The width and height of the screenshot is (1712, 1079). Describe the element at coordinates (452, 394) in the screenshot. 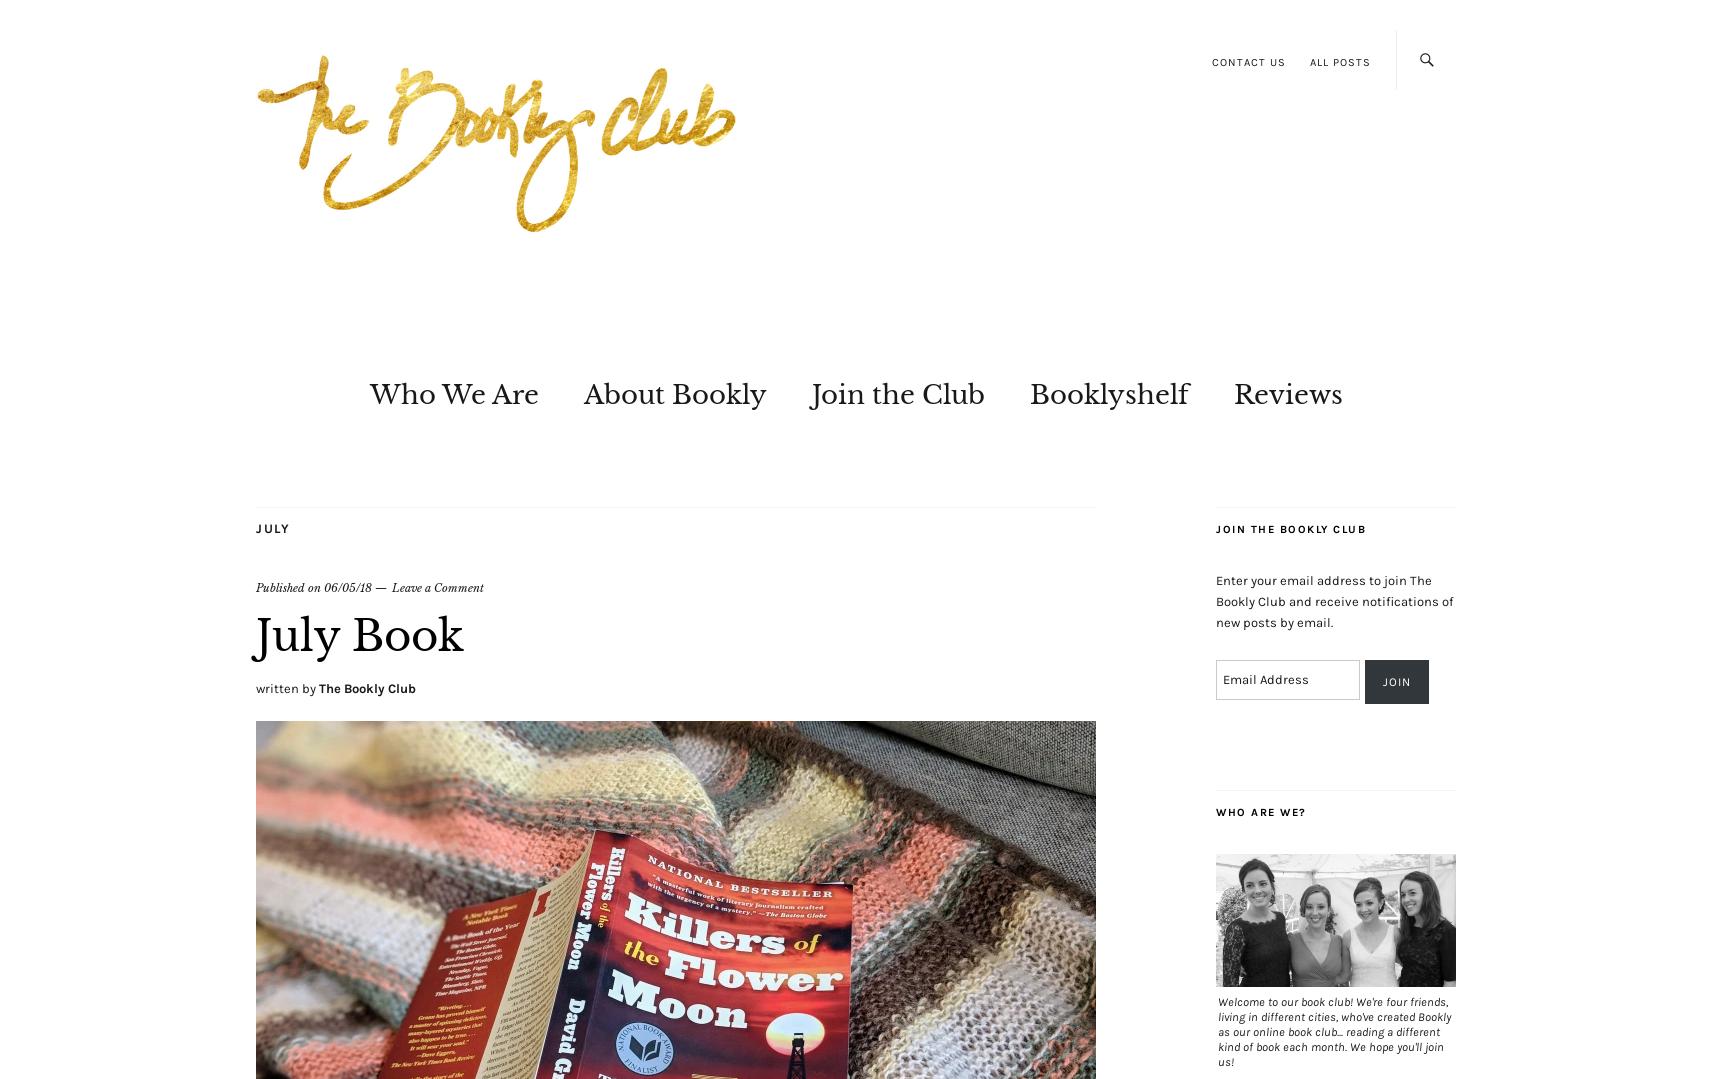

I see `'Who We Are'` at that location.